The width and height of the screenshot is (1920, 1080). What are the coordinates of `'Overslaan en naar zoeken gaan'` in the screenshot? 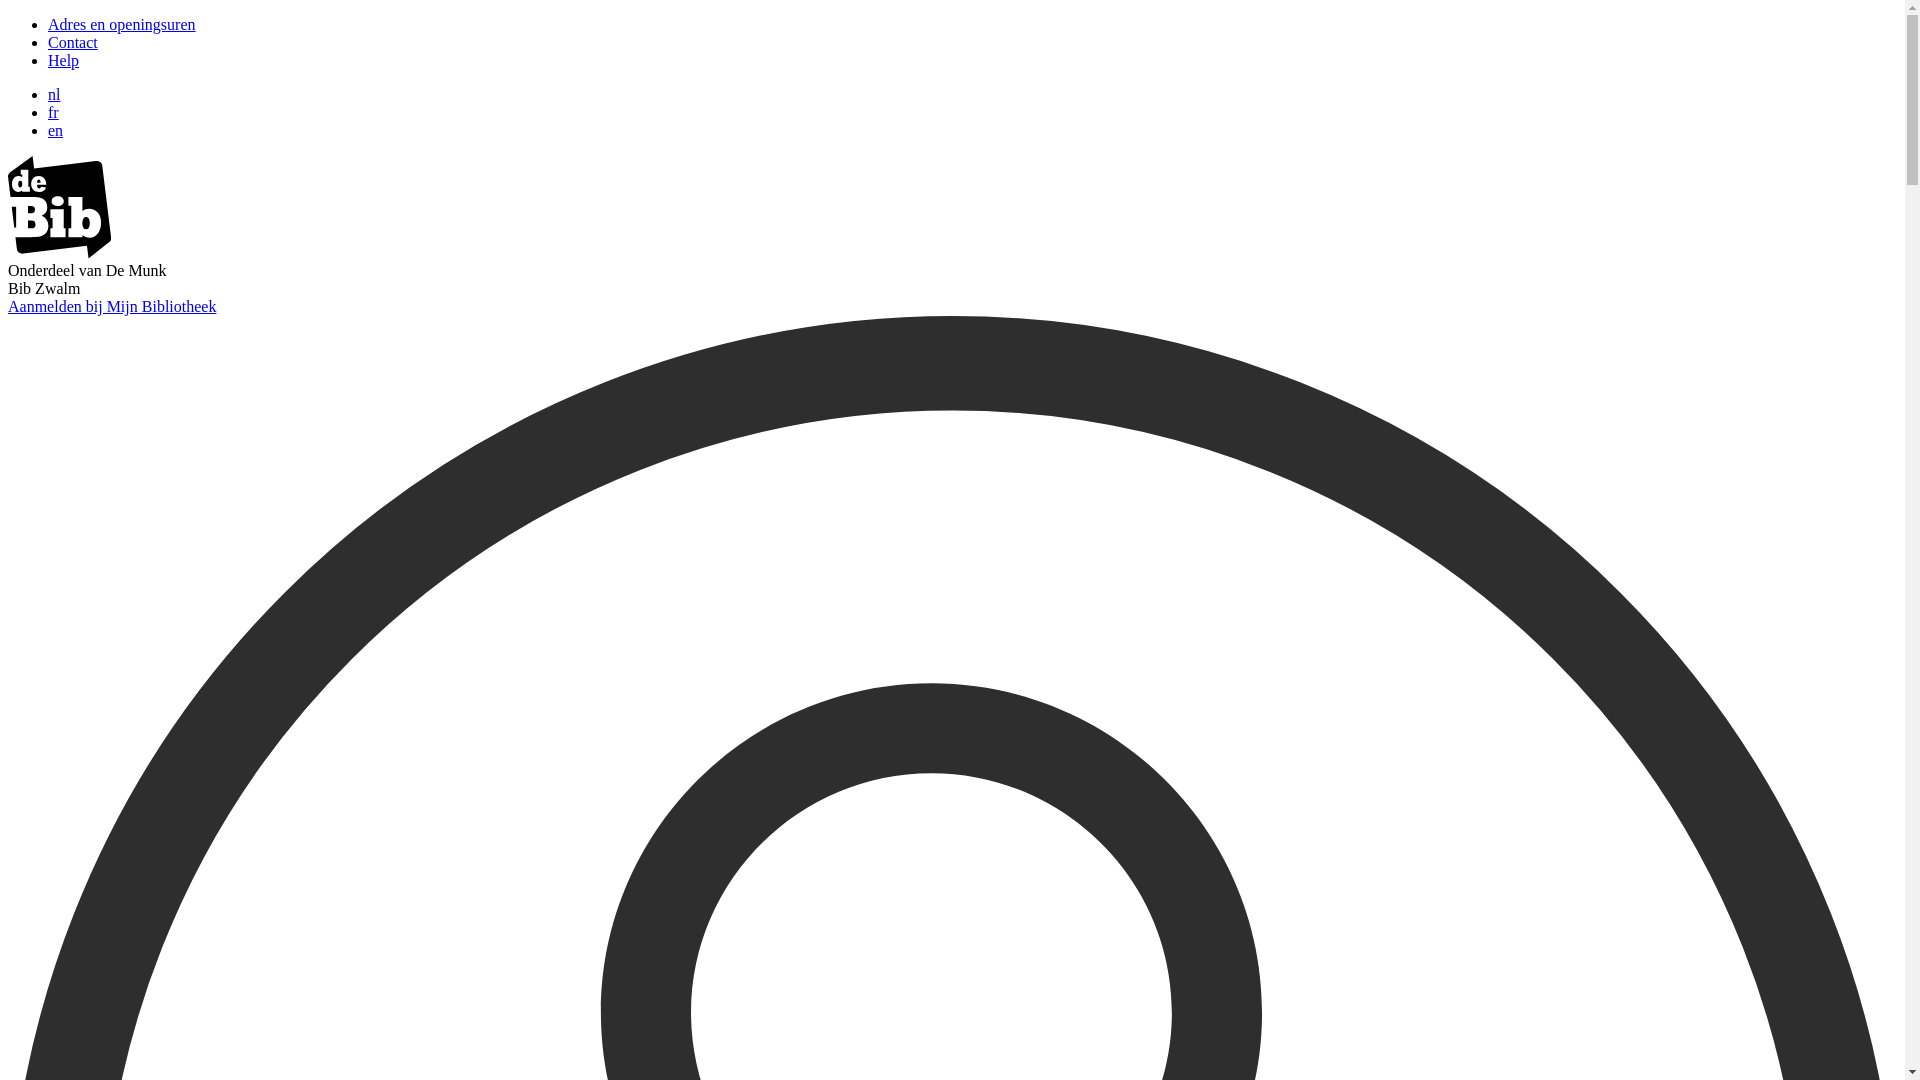 It's located at (8, 16).